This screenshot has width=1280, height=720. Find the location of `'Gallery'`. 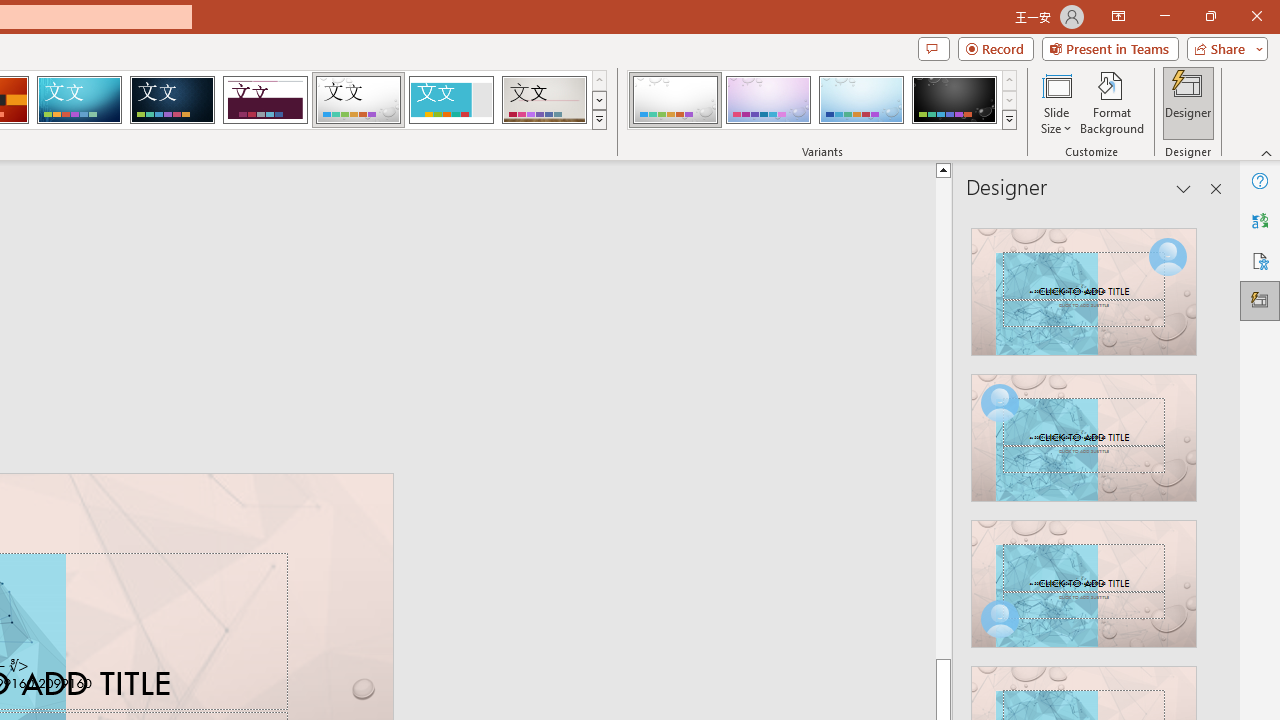

'Gallery' is located at coordinates (544, 100).